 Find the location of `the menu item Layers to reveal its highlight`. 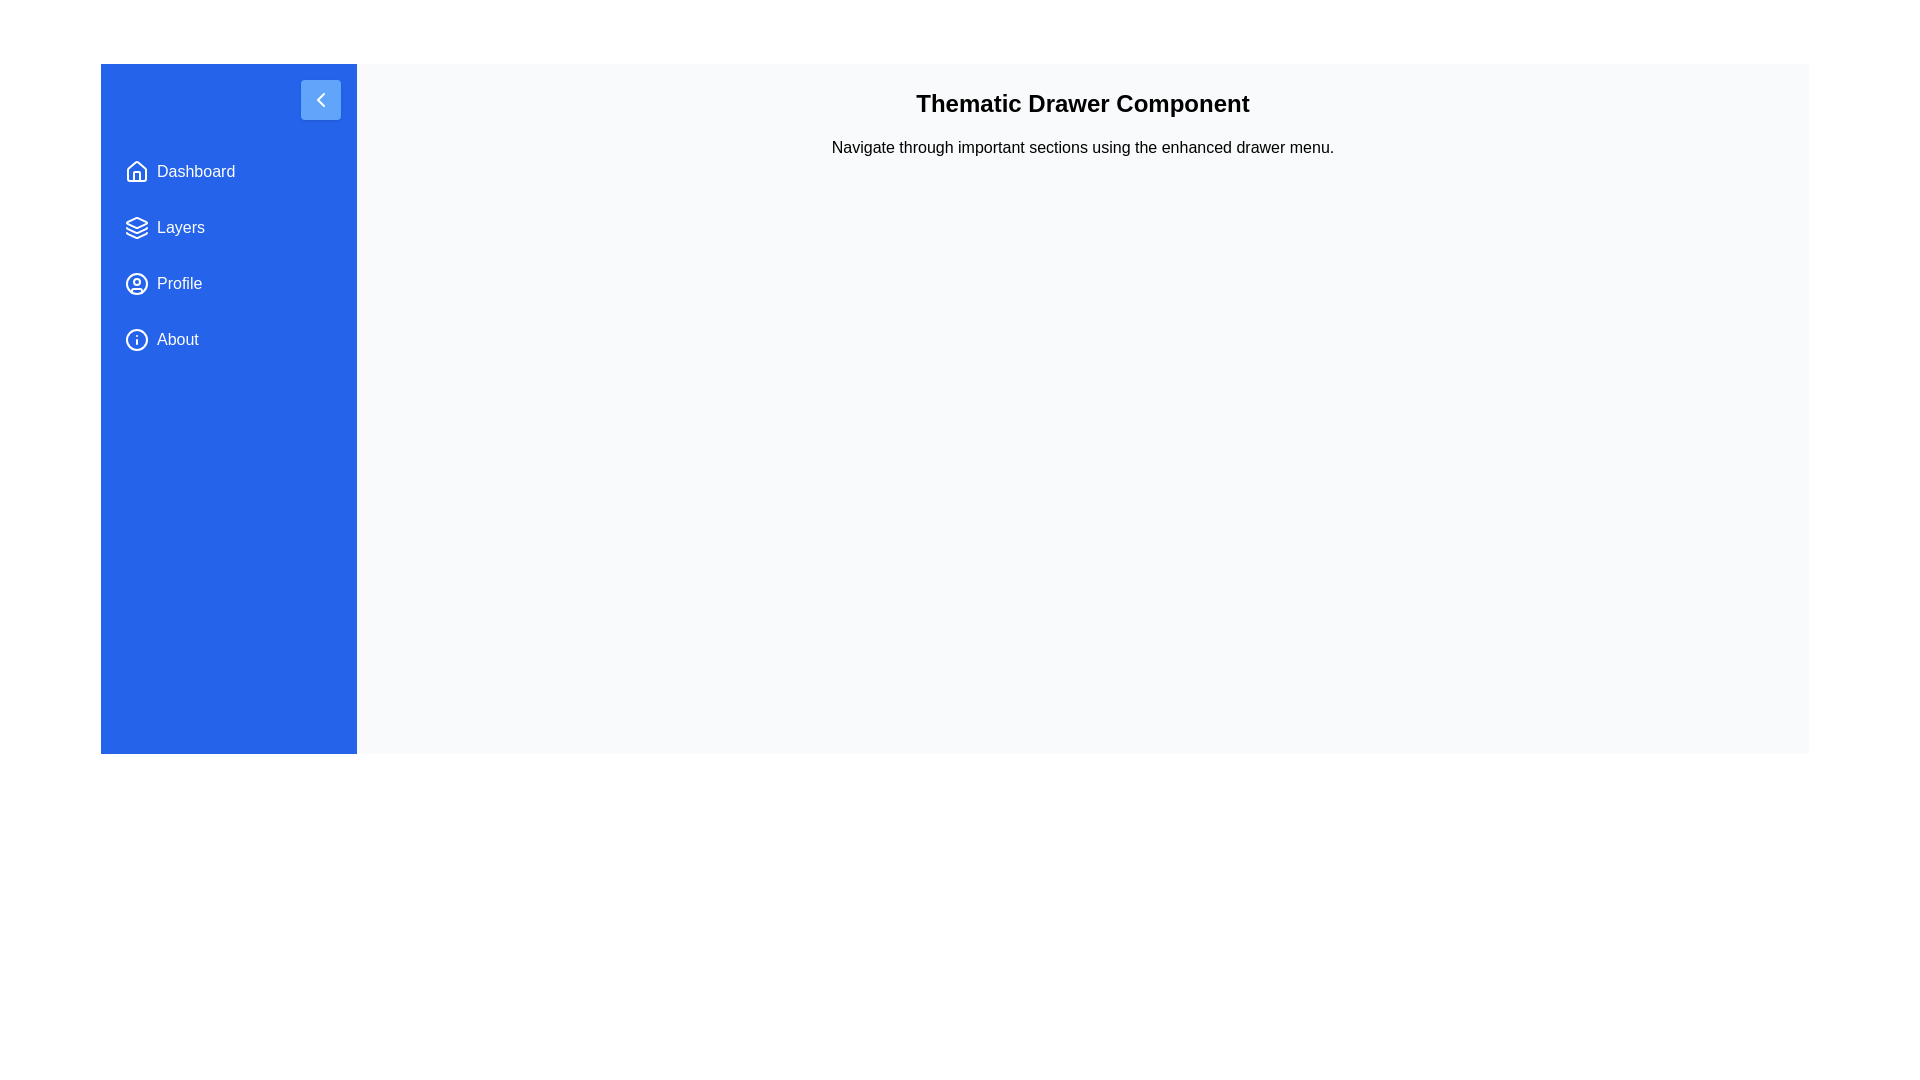

the menu item Layers to reveal its highlight is located at coordinates (229, 226).